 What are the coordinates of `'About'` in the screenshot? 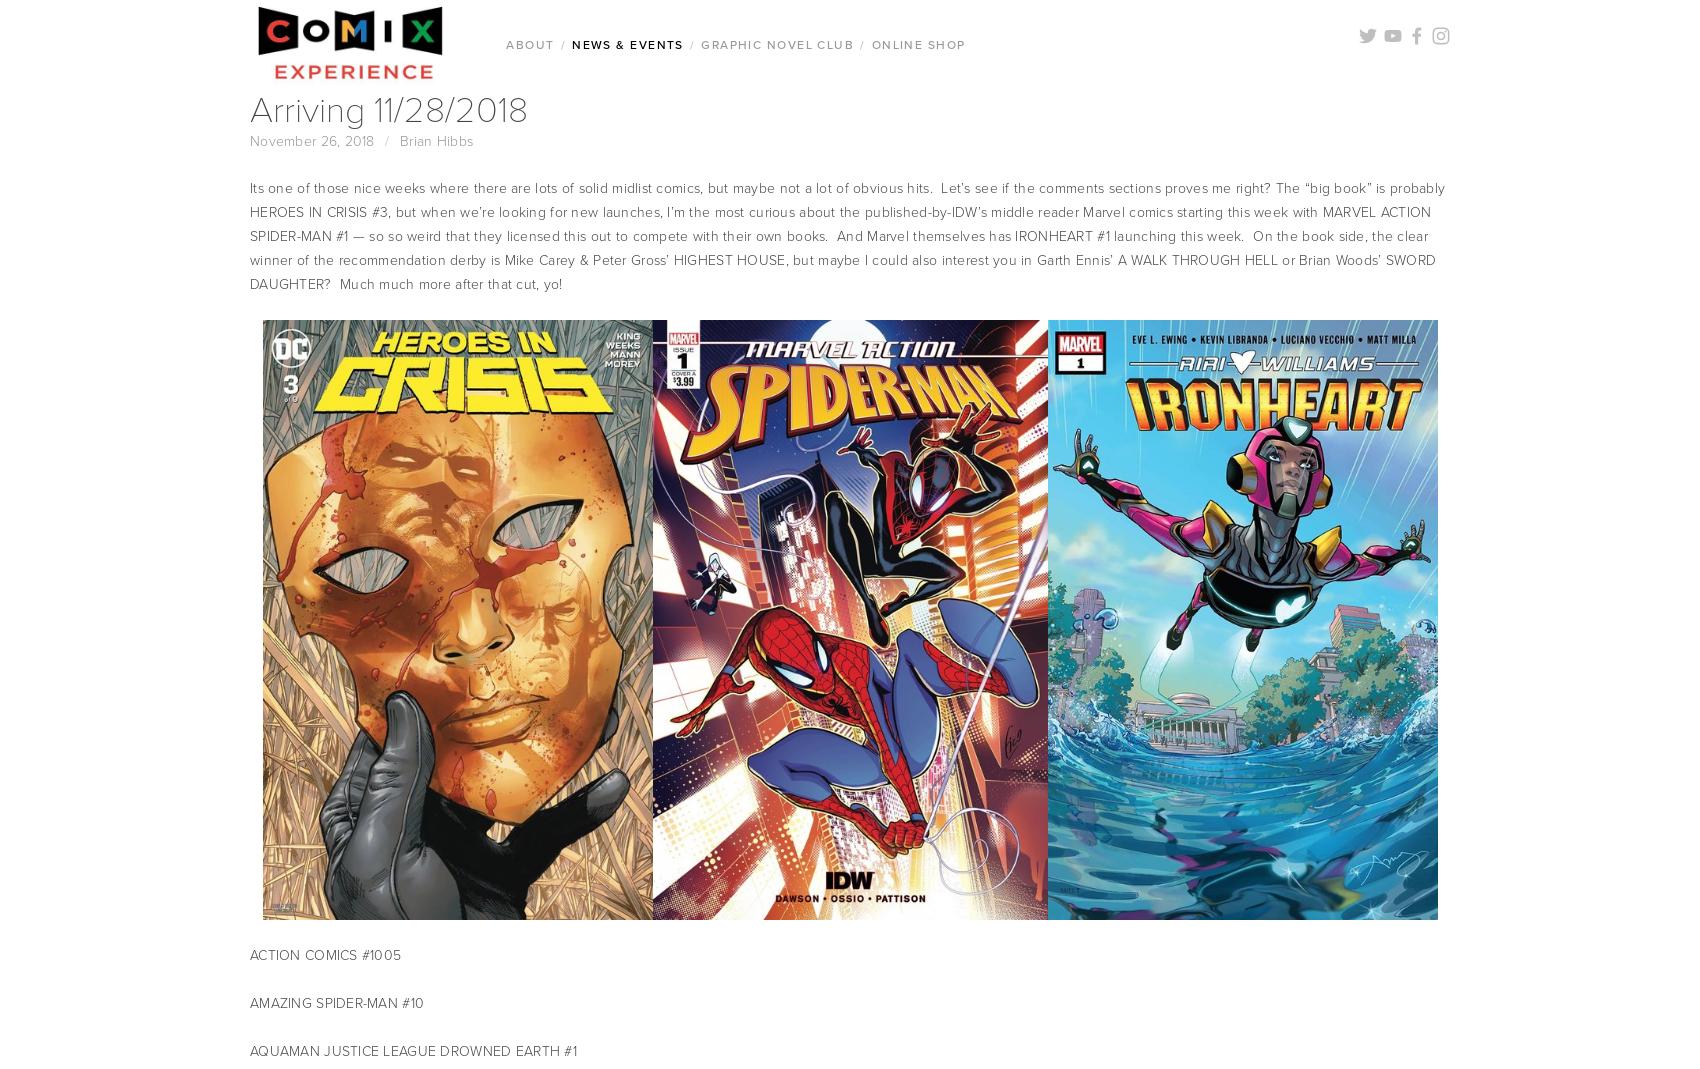 It's located at (530, 43).